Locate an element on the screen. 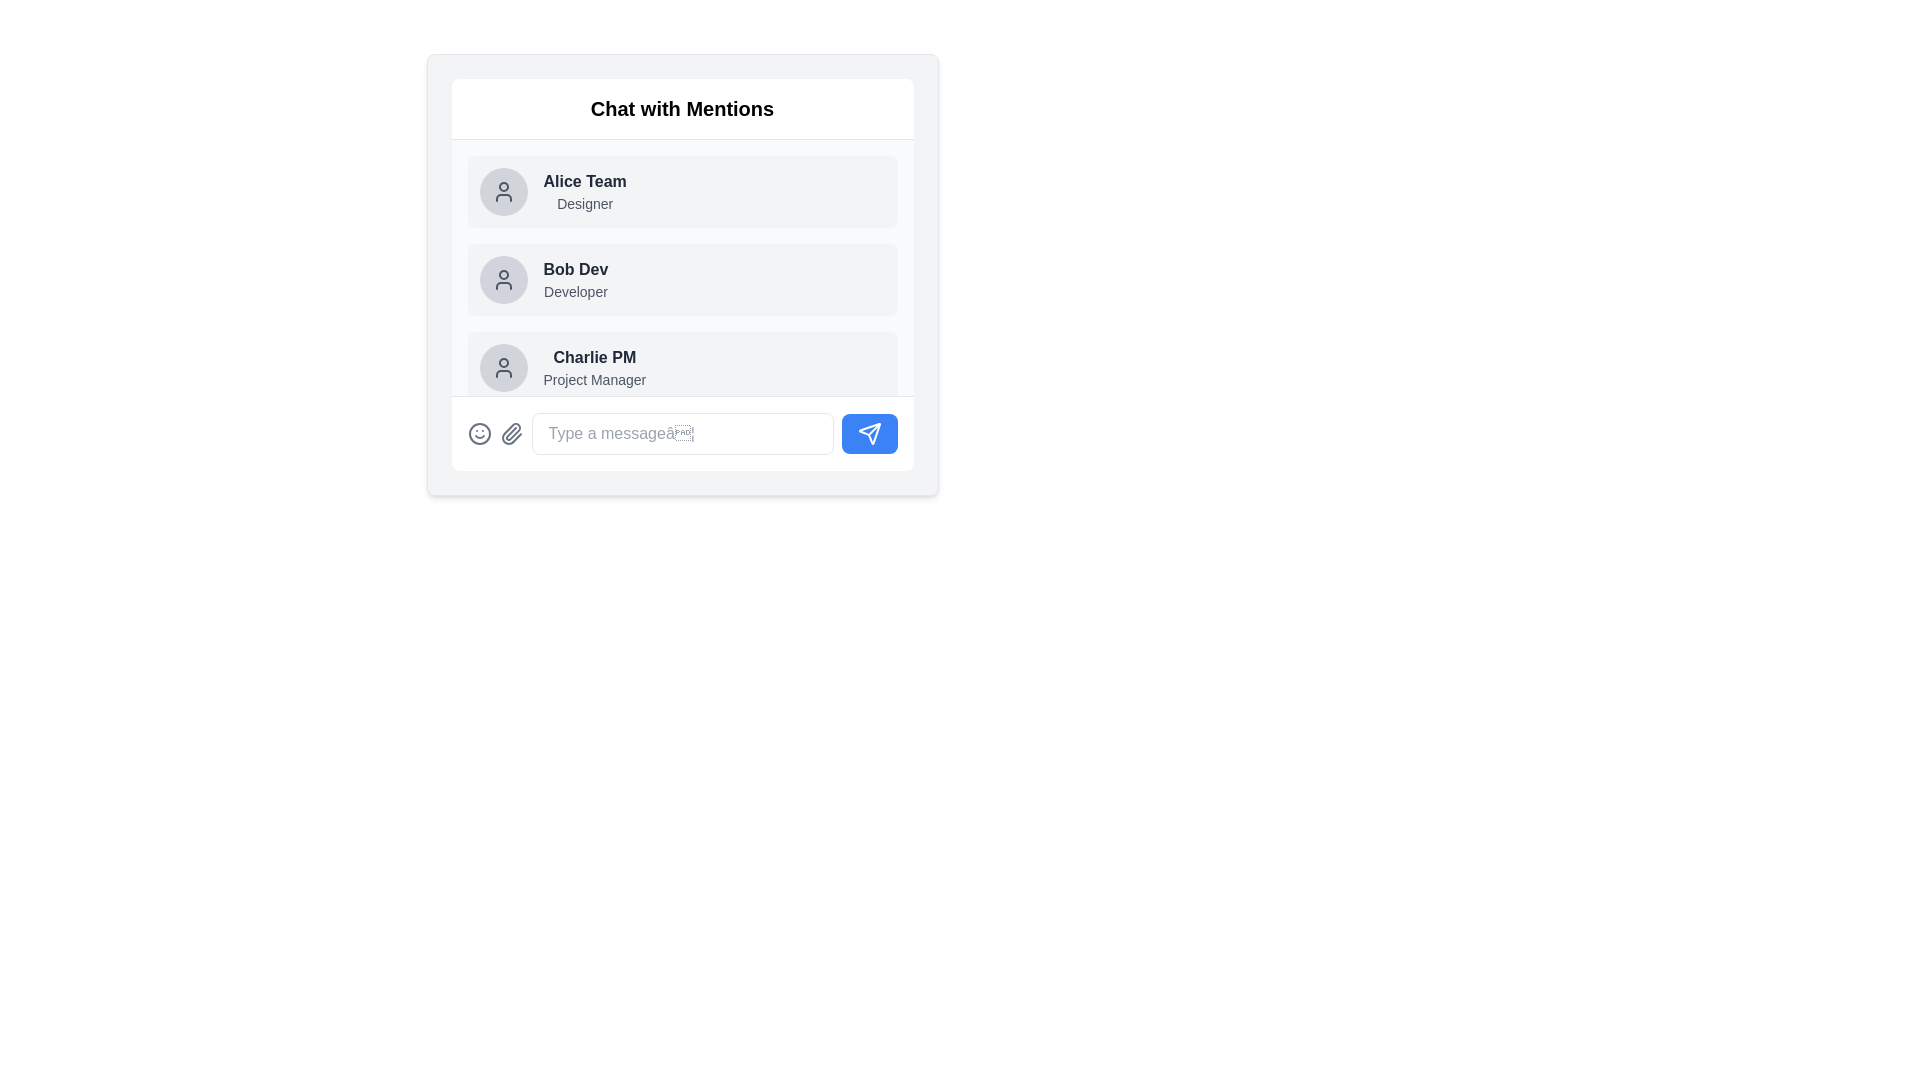 The image size is (1920, 1080). the user profile card located in the 'Chat with Mentions' section, positioned centrally between 'Alice Team' and 'Charlie PM' is located at coordinates (682, 266).